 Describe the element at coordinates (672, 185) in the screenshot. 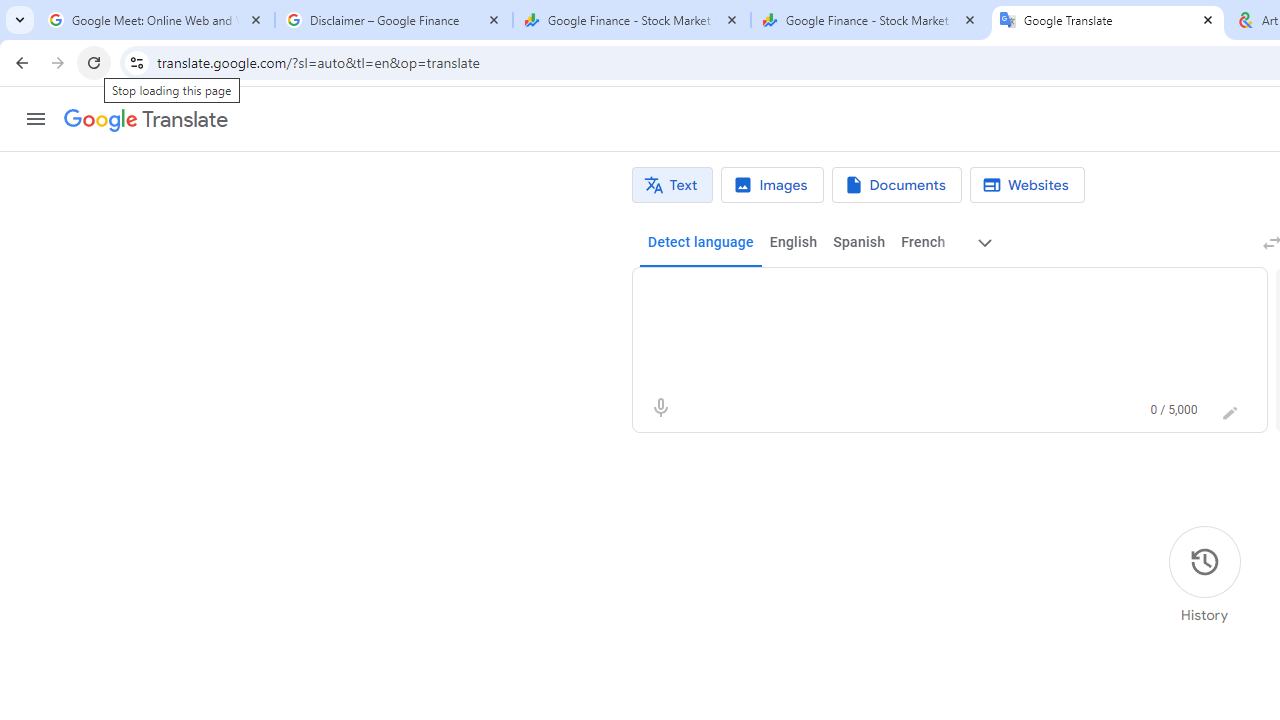

I see `'Text translation'` at that location.